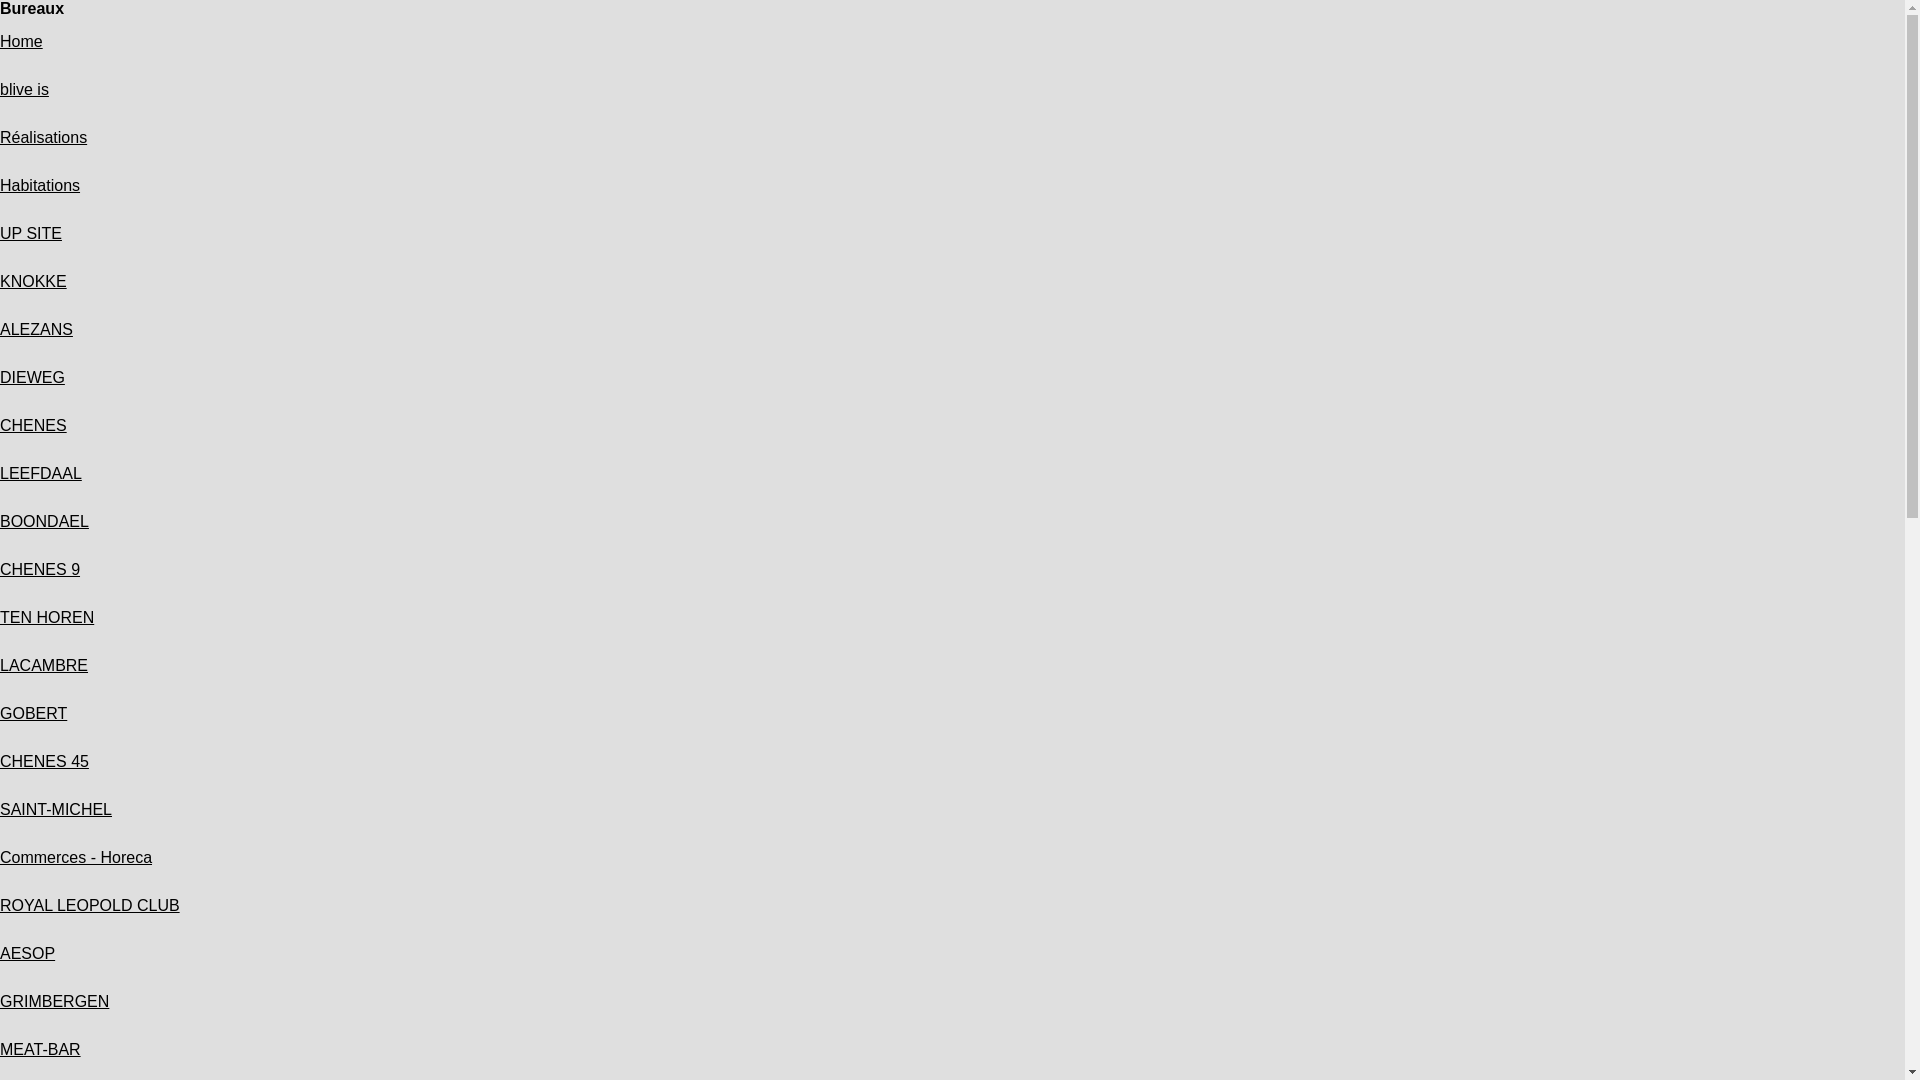  I want to click on 'ALEZANS', so click(36, 328).